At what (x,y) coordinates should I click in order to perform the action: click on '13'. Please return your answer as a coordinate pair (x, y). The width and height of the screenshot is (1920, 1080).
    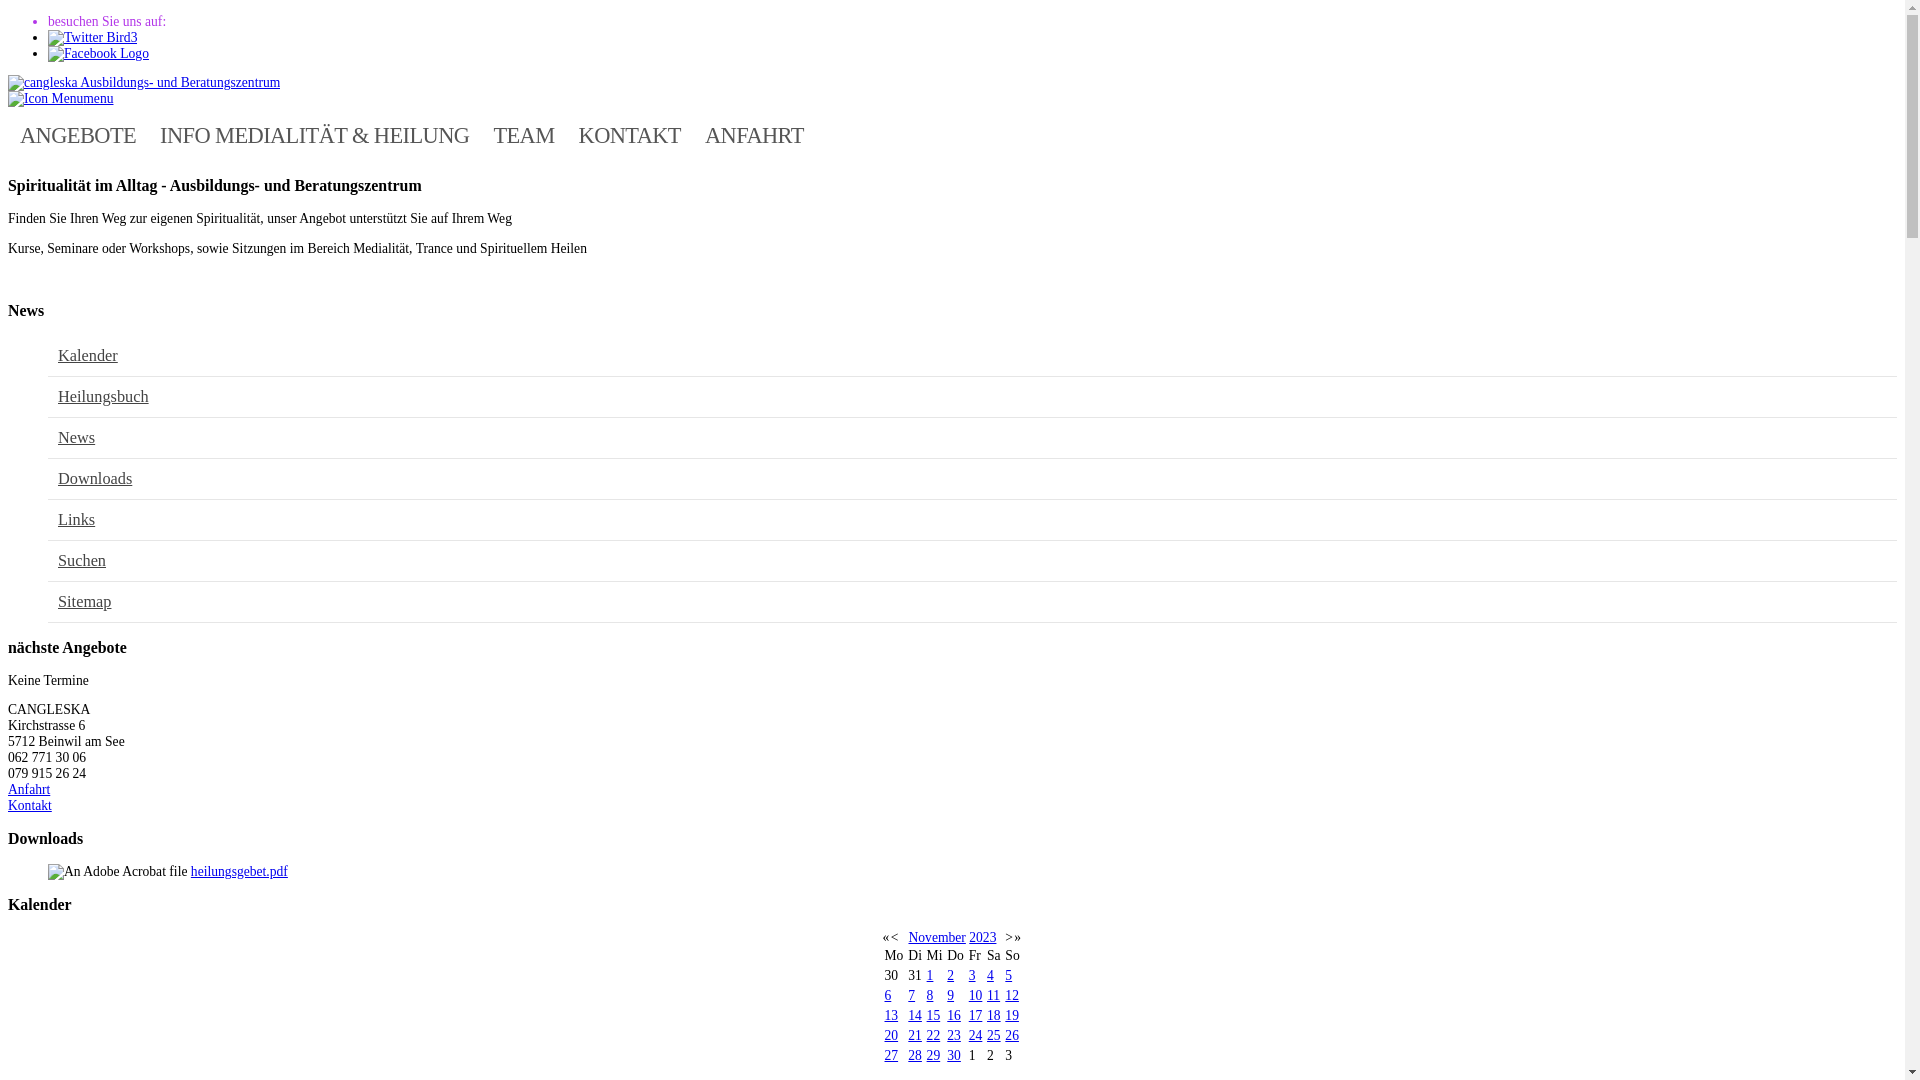
    Looking at the image, I should click on (890, 1015).